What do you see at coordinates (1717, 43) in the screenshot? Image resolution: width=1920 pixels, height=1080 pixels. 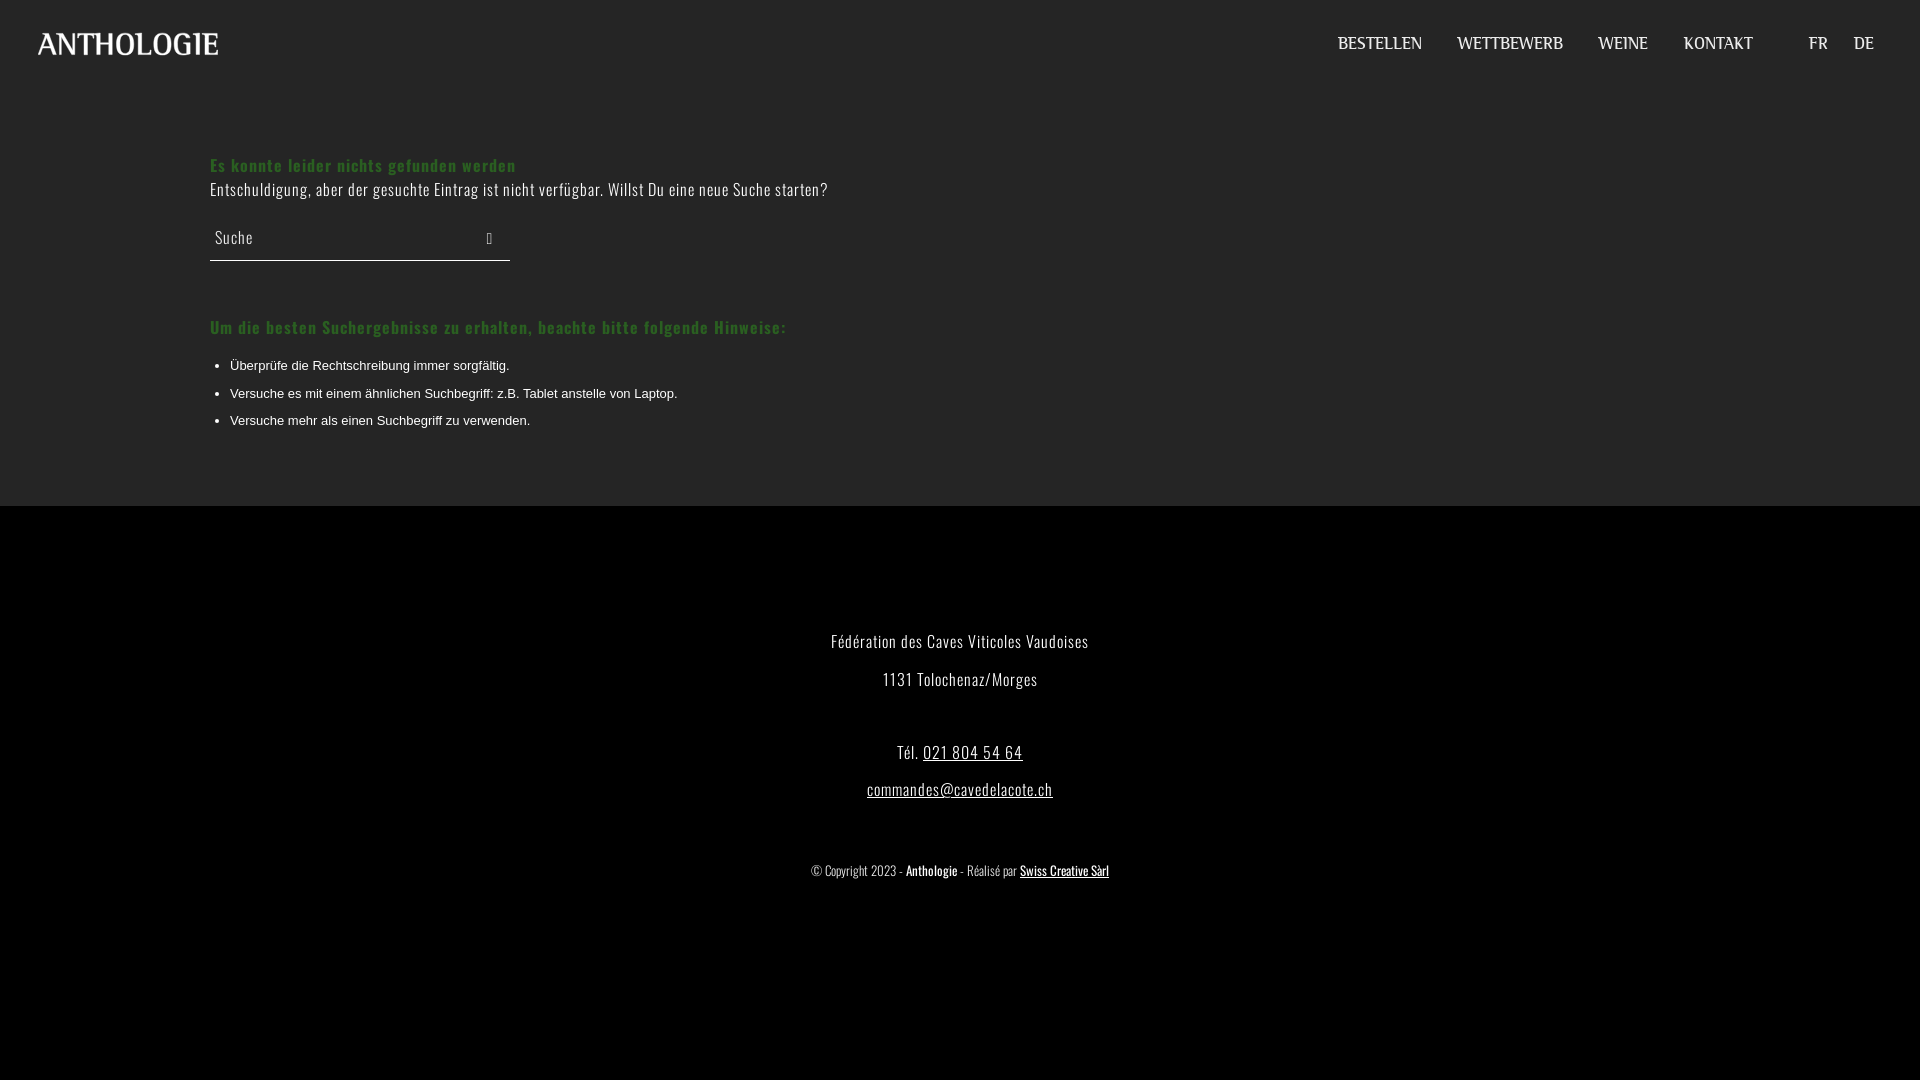 I see `'KONTAKT'` at bounding box center [1717, 43].